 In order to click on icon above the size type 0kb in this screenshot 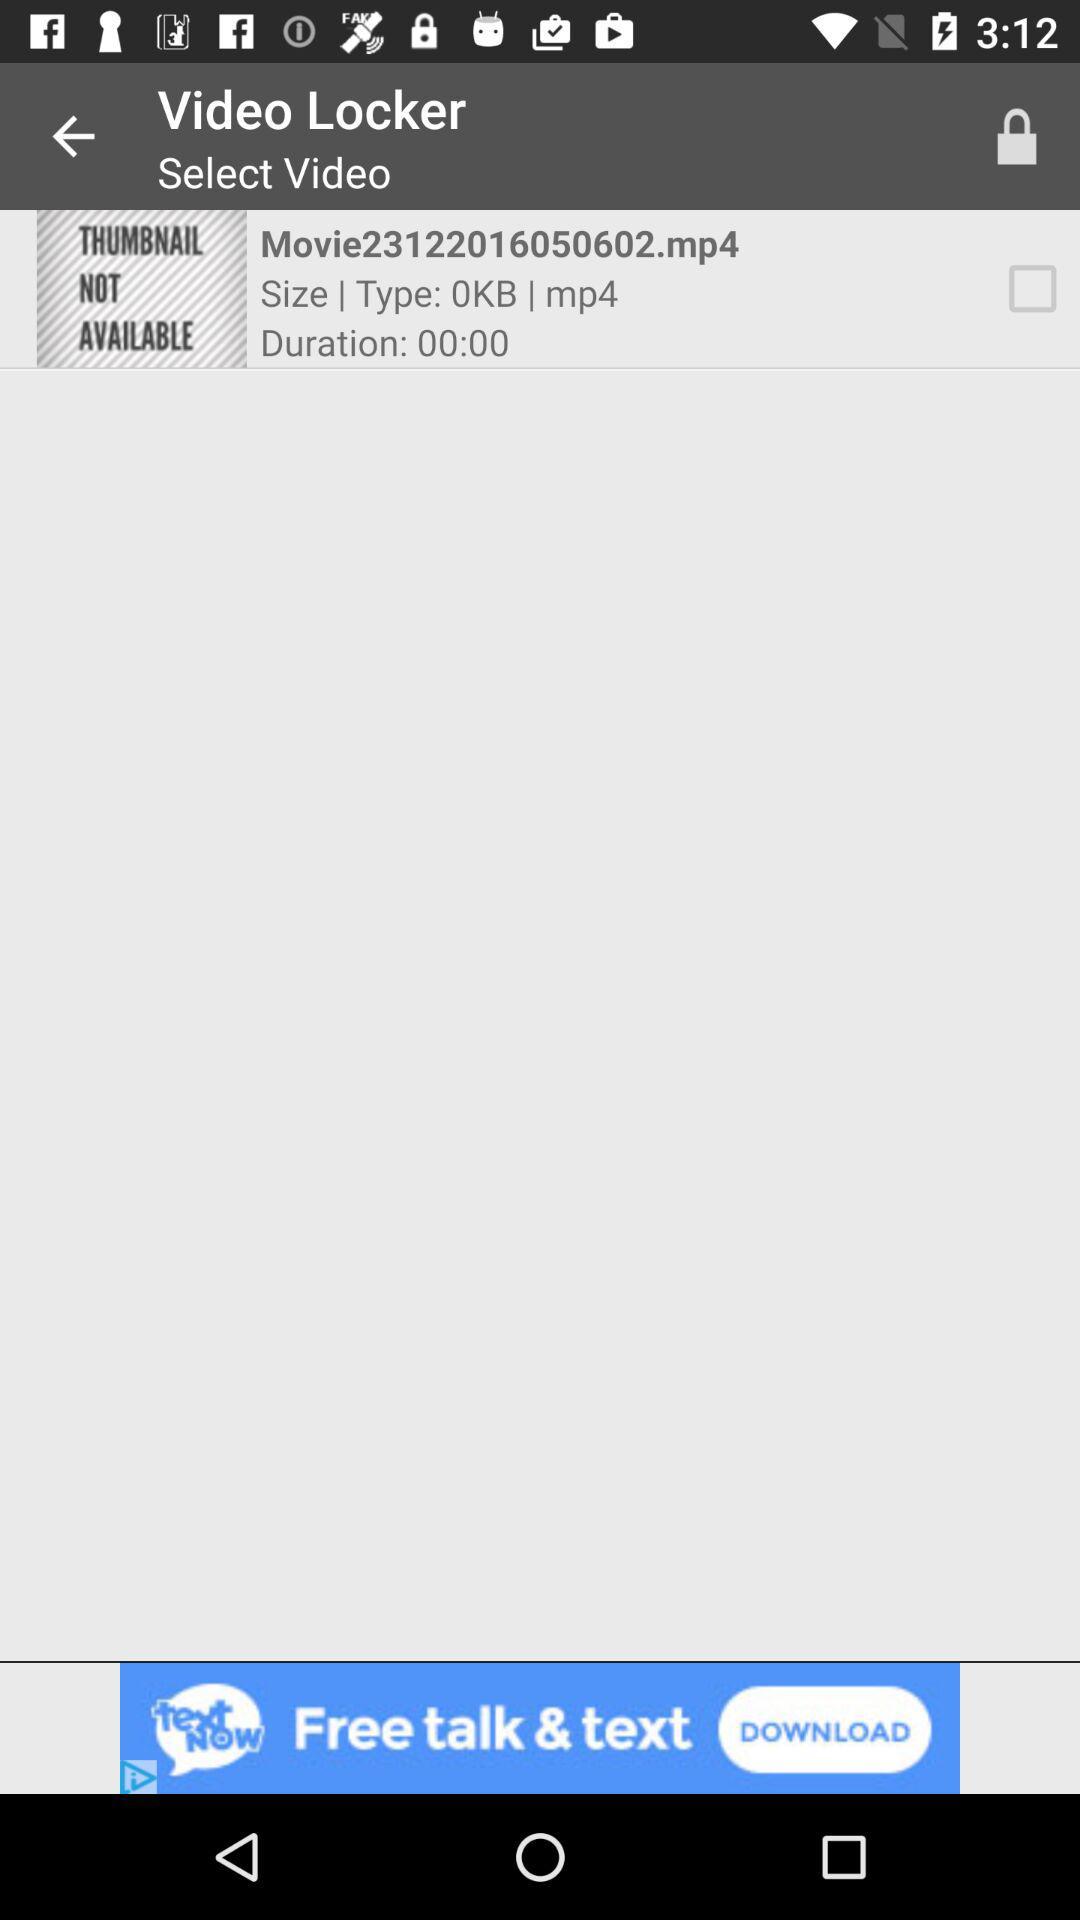, I will do `click(521, 242)`.